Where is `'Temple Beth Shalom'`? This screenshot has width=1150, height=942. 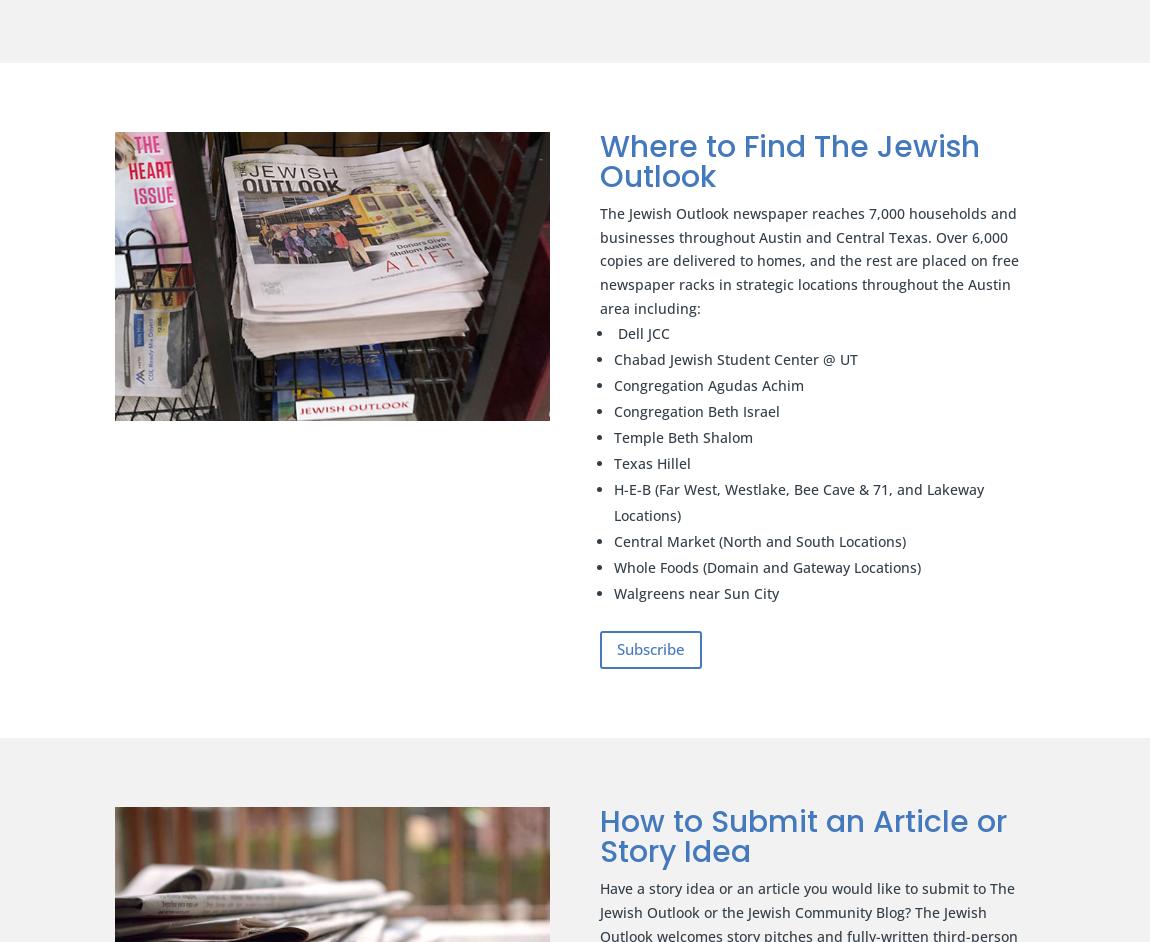 'Temple Beth Shalom' is located at coordinates (682, 435).